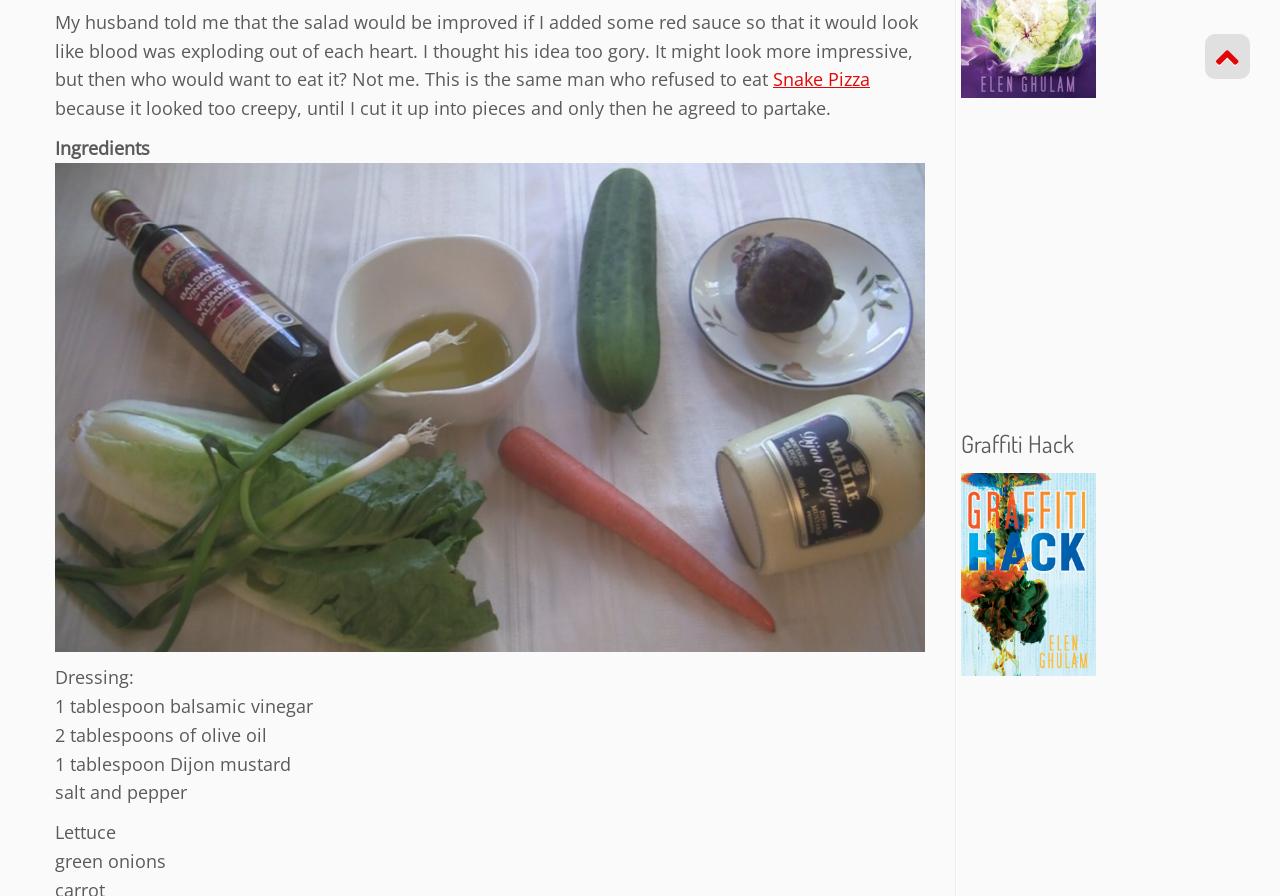 This screenshot has height=896, width=1280. Describe the element at coordinates (961, 443) in the screenshot. I see `'Graffiti Hack'` at that location.